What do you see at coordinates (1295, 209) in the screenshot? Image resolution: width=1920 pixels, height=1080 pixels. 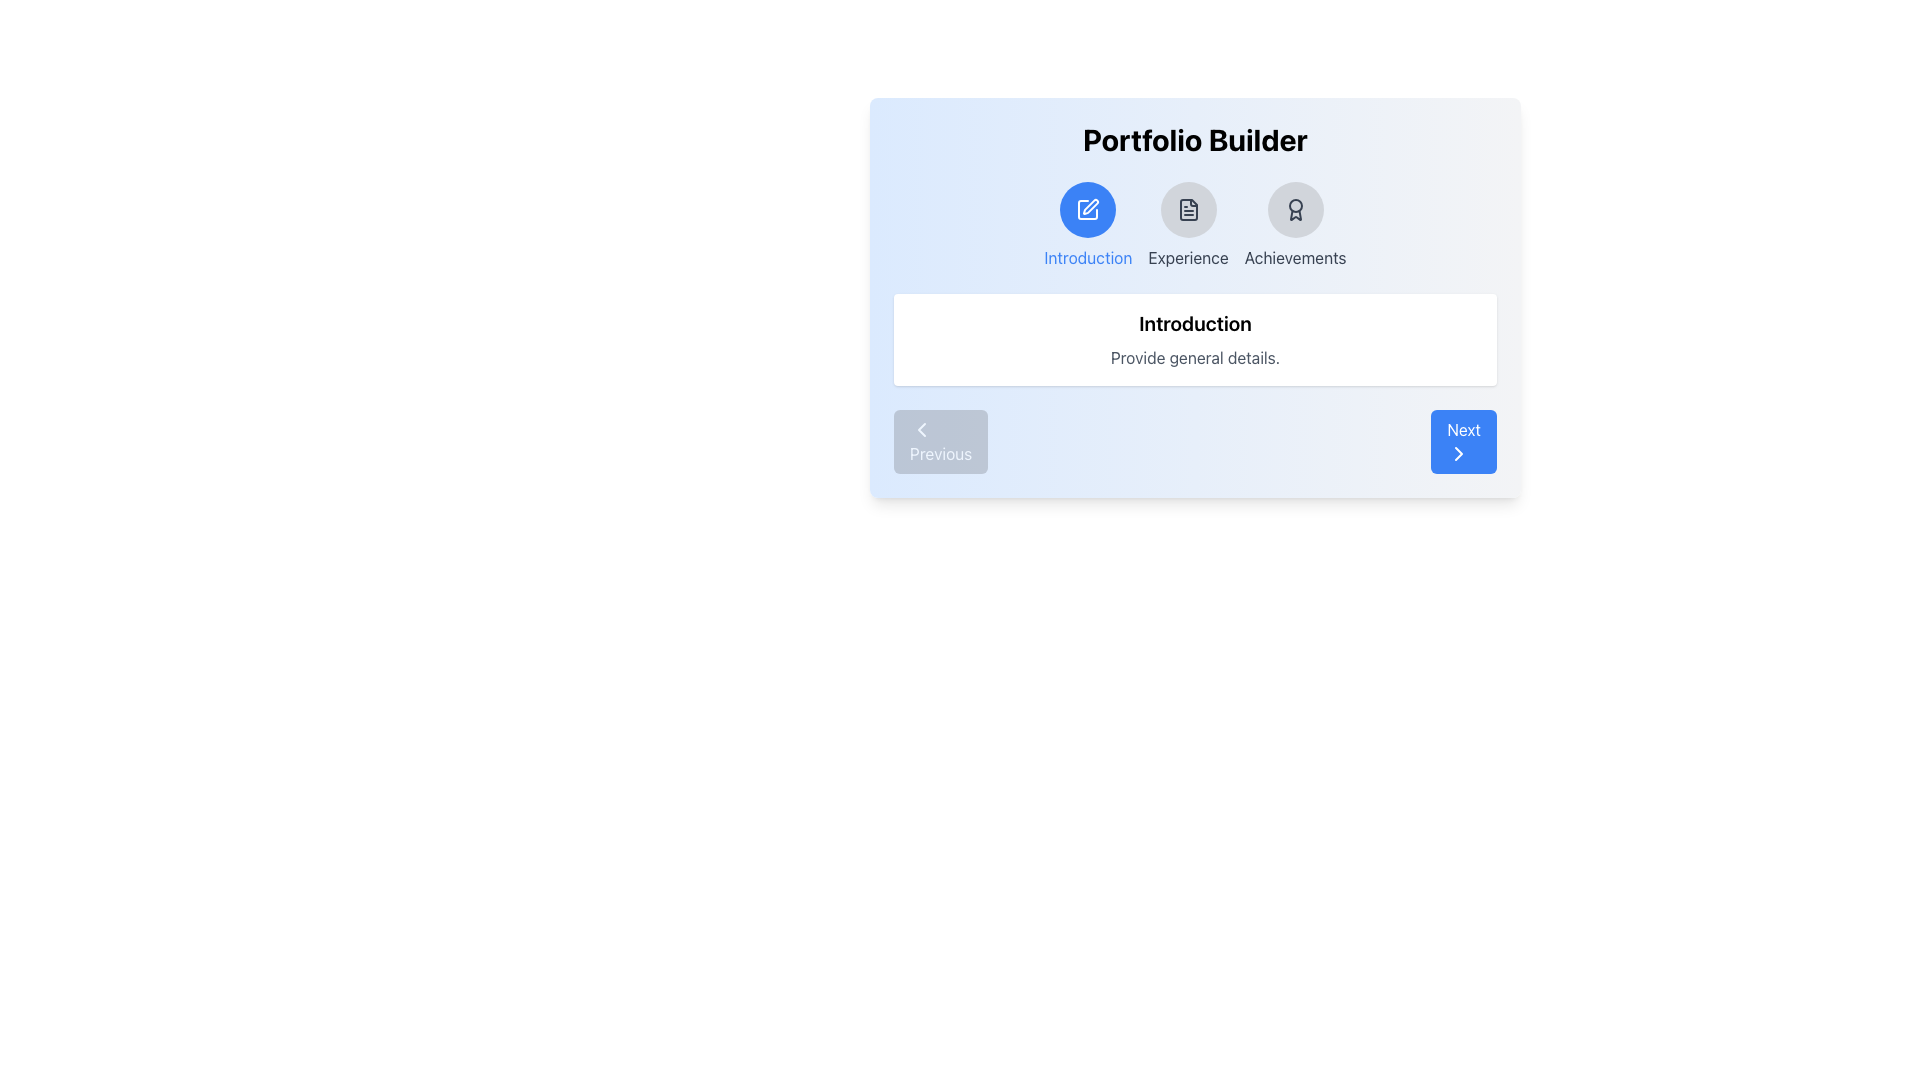 I see `the award icon styled as a ribbon or medal, which is the third icon below the 'Portfolio Builder' label` at bounding box center [1295, 209].